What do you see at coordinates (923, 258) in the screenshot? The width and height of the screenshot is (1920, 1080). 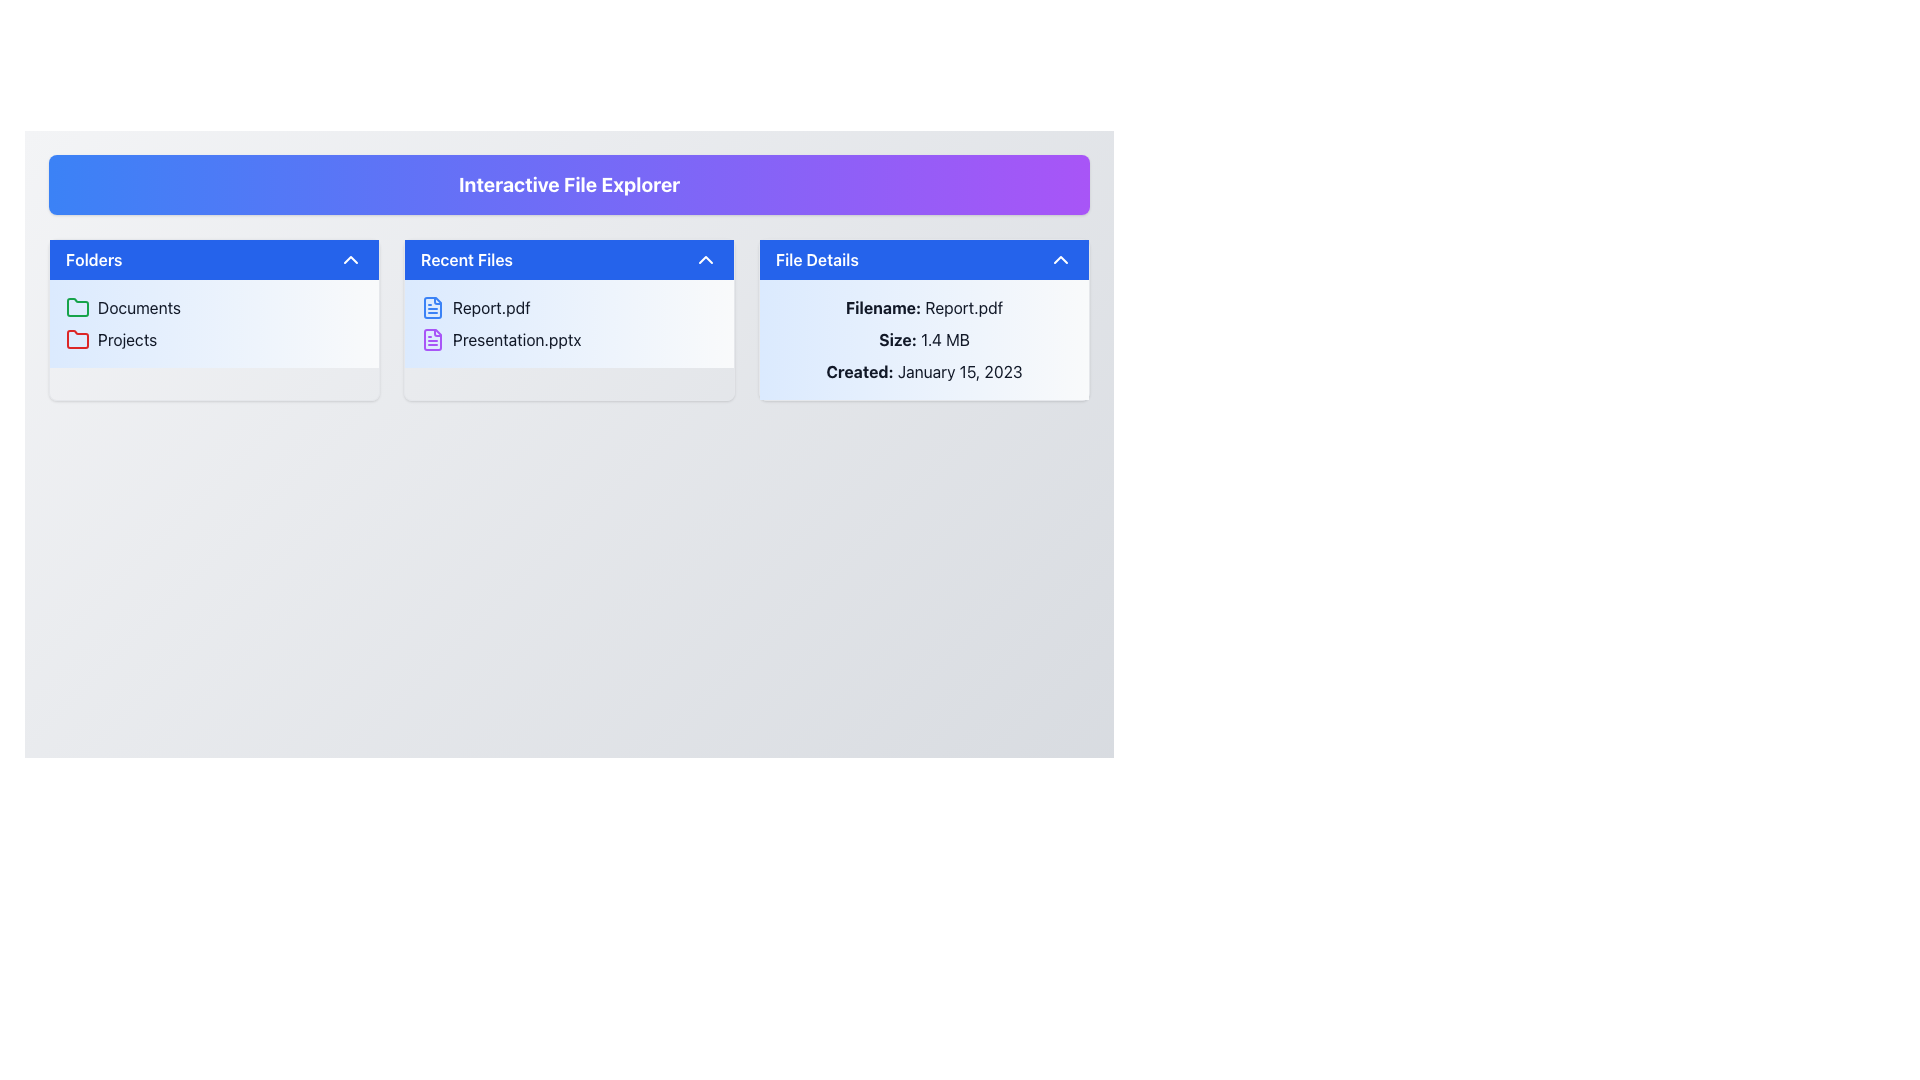 I see `the collapsible button at the top of the 'File Details' card` at bounding box center [923, 258].